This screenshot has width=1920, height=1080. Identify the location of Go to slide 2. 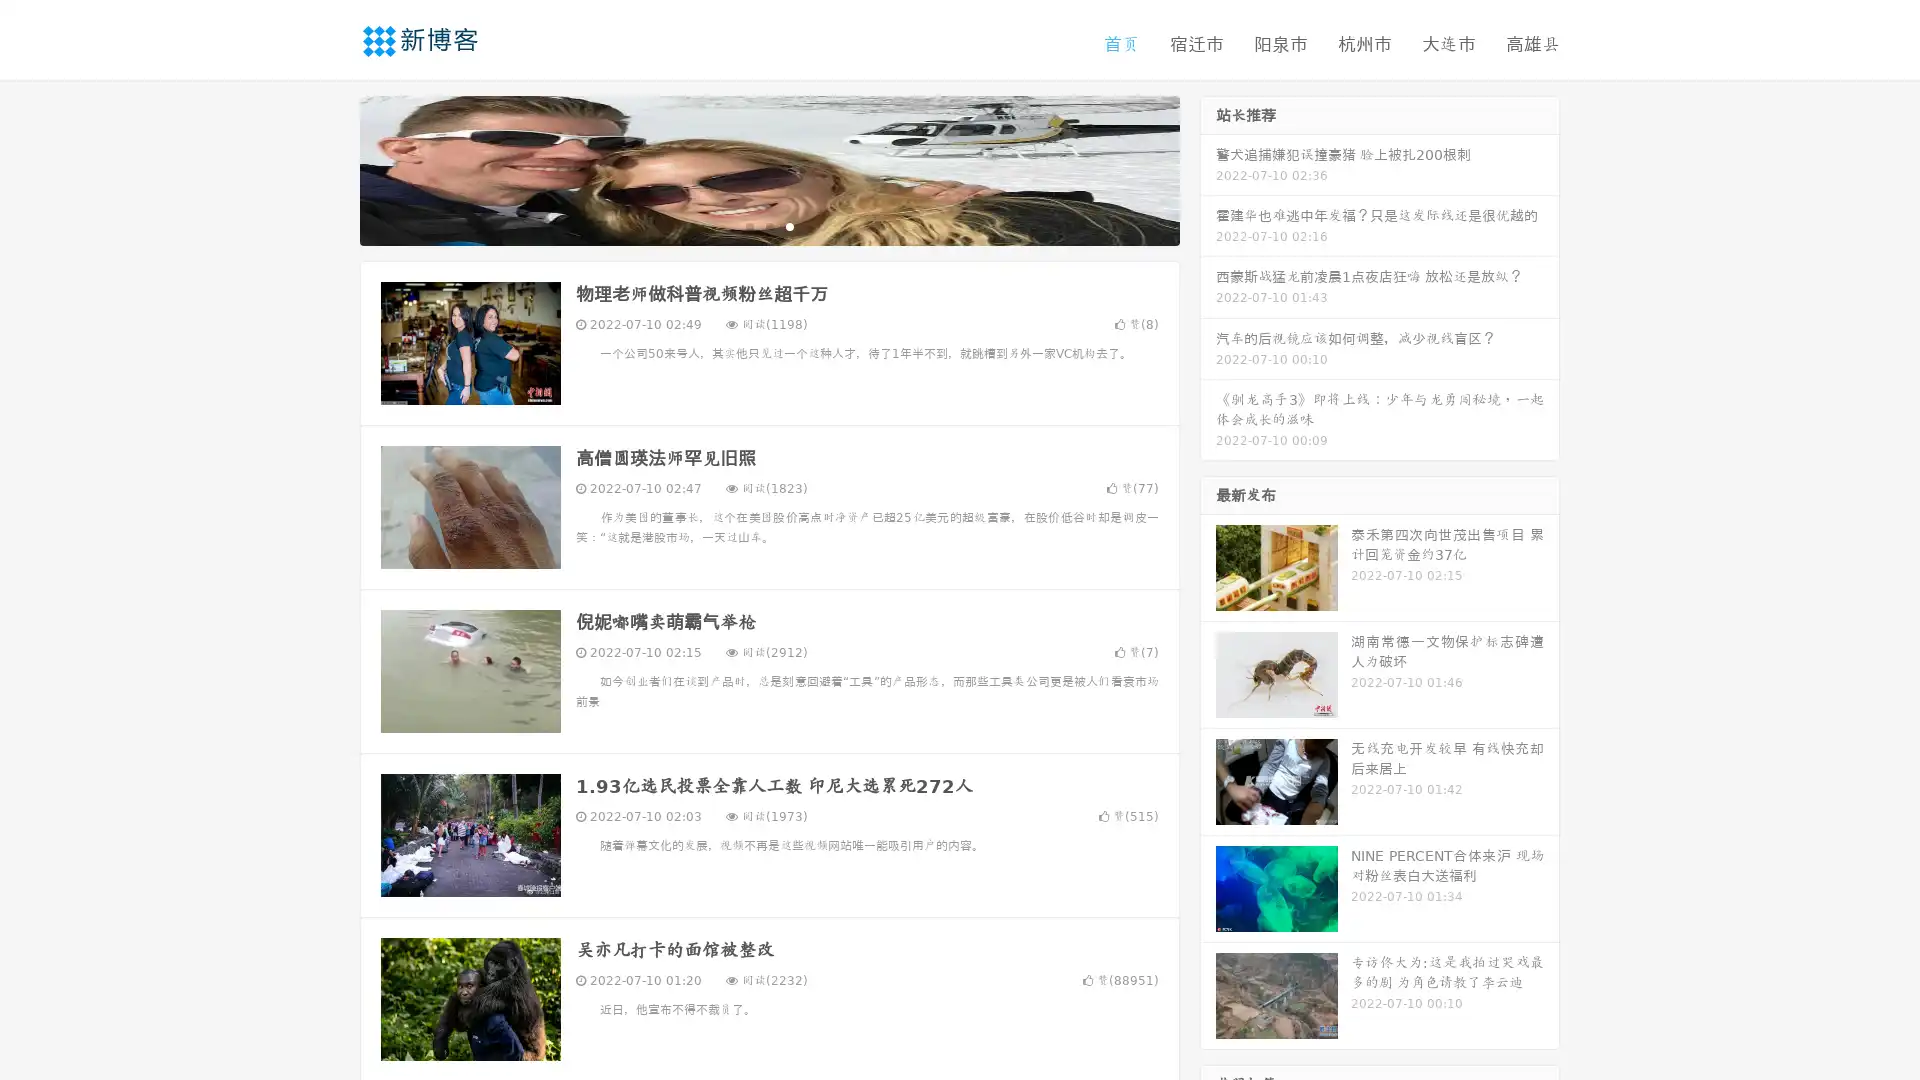
(768, 225).